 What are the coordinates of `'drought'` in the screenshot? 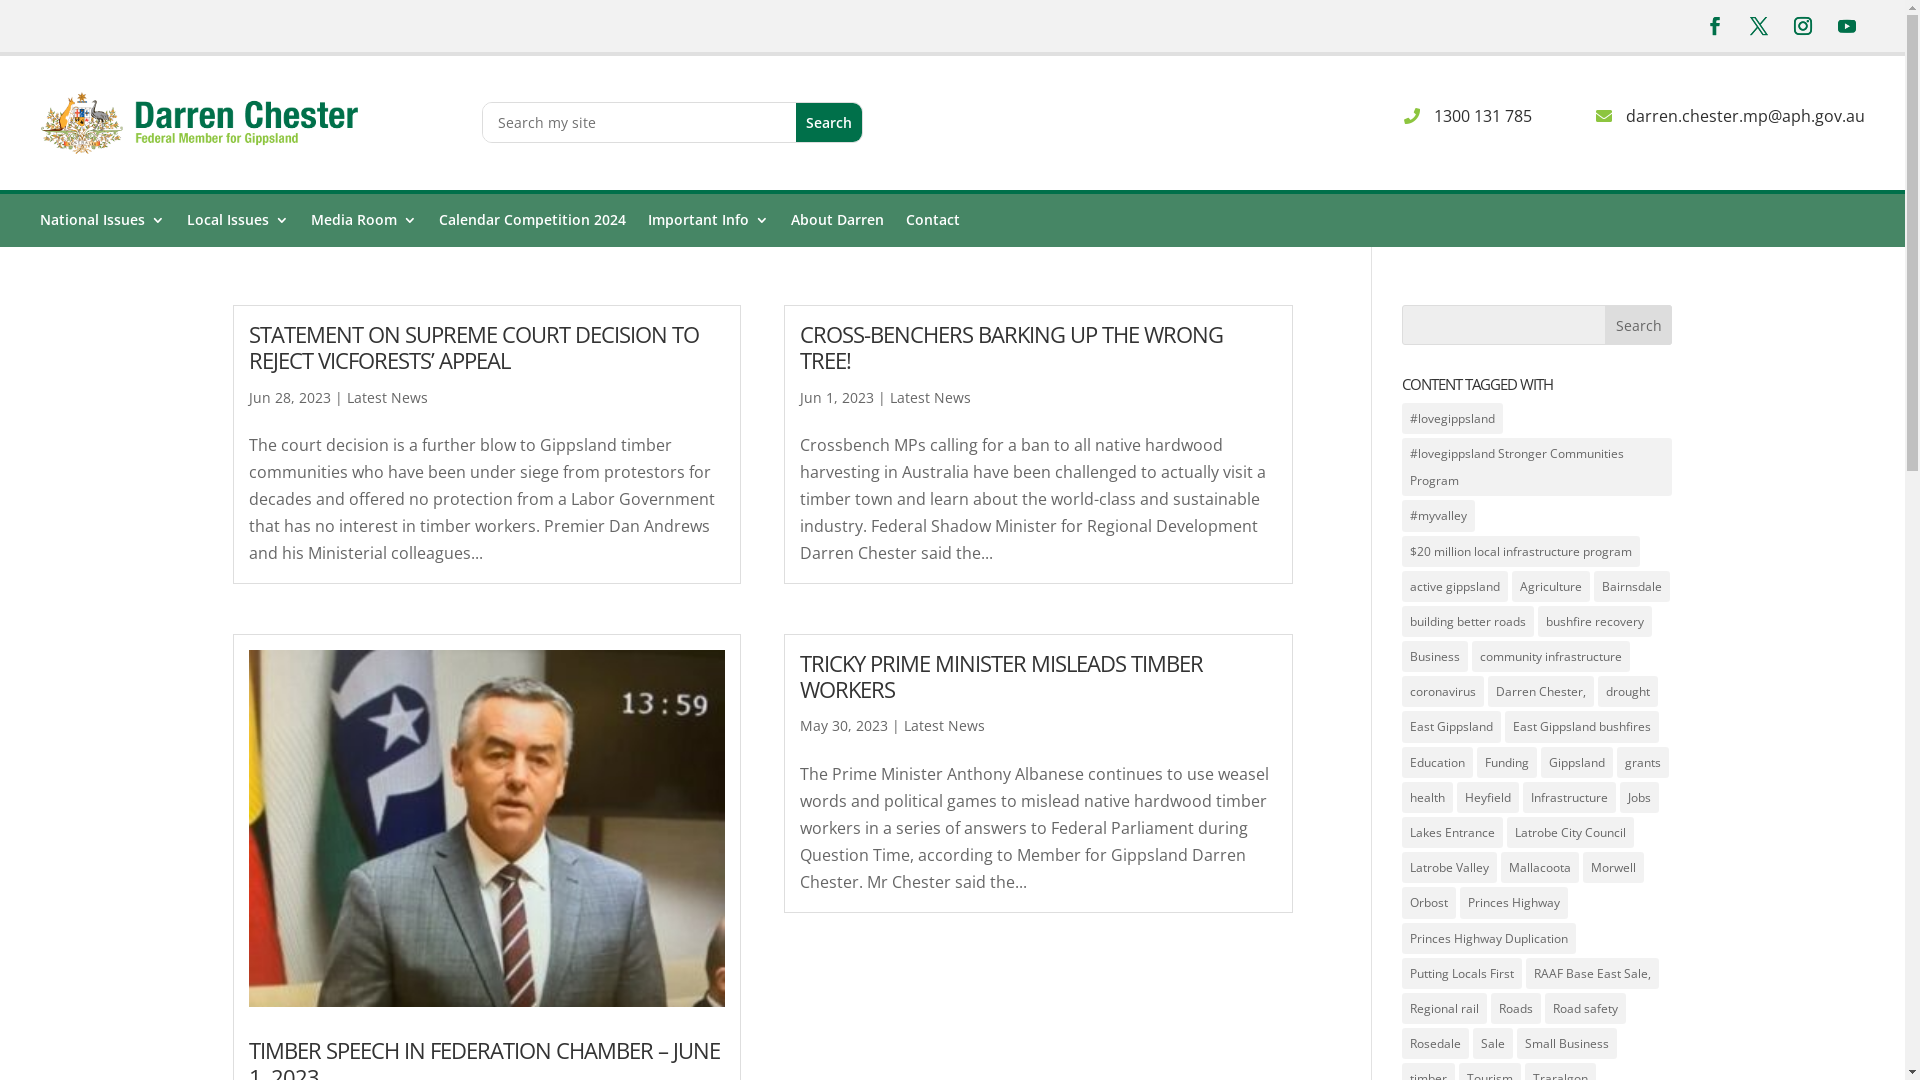 It's located at (1597, 690).